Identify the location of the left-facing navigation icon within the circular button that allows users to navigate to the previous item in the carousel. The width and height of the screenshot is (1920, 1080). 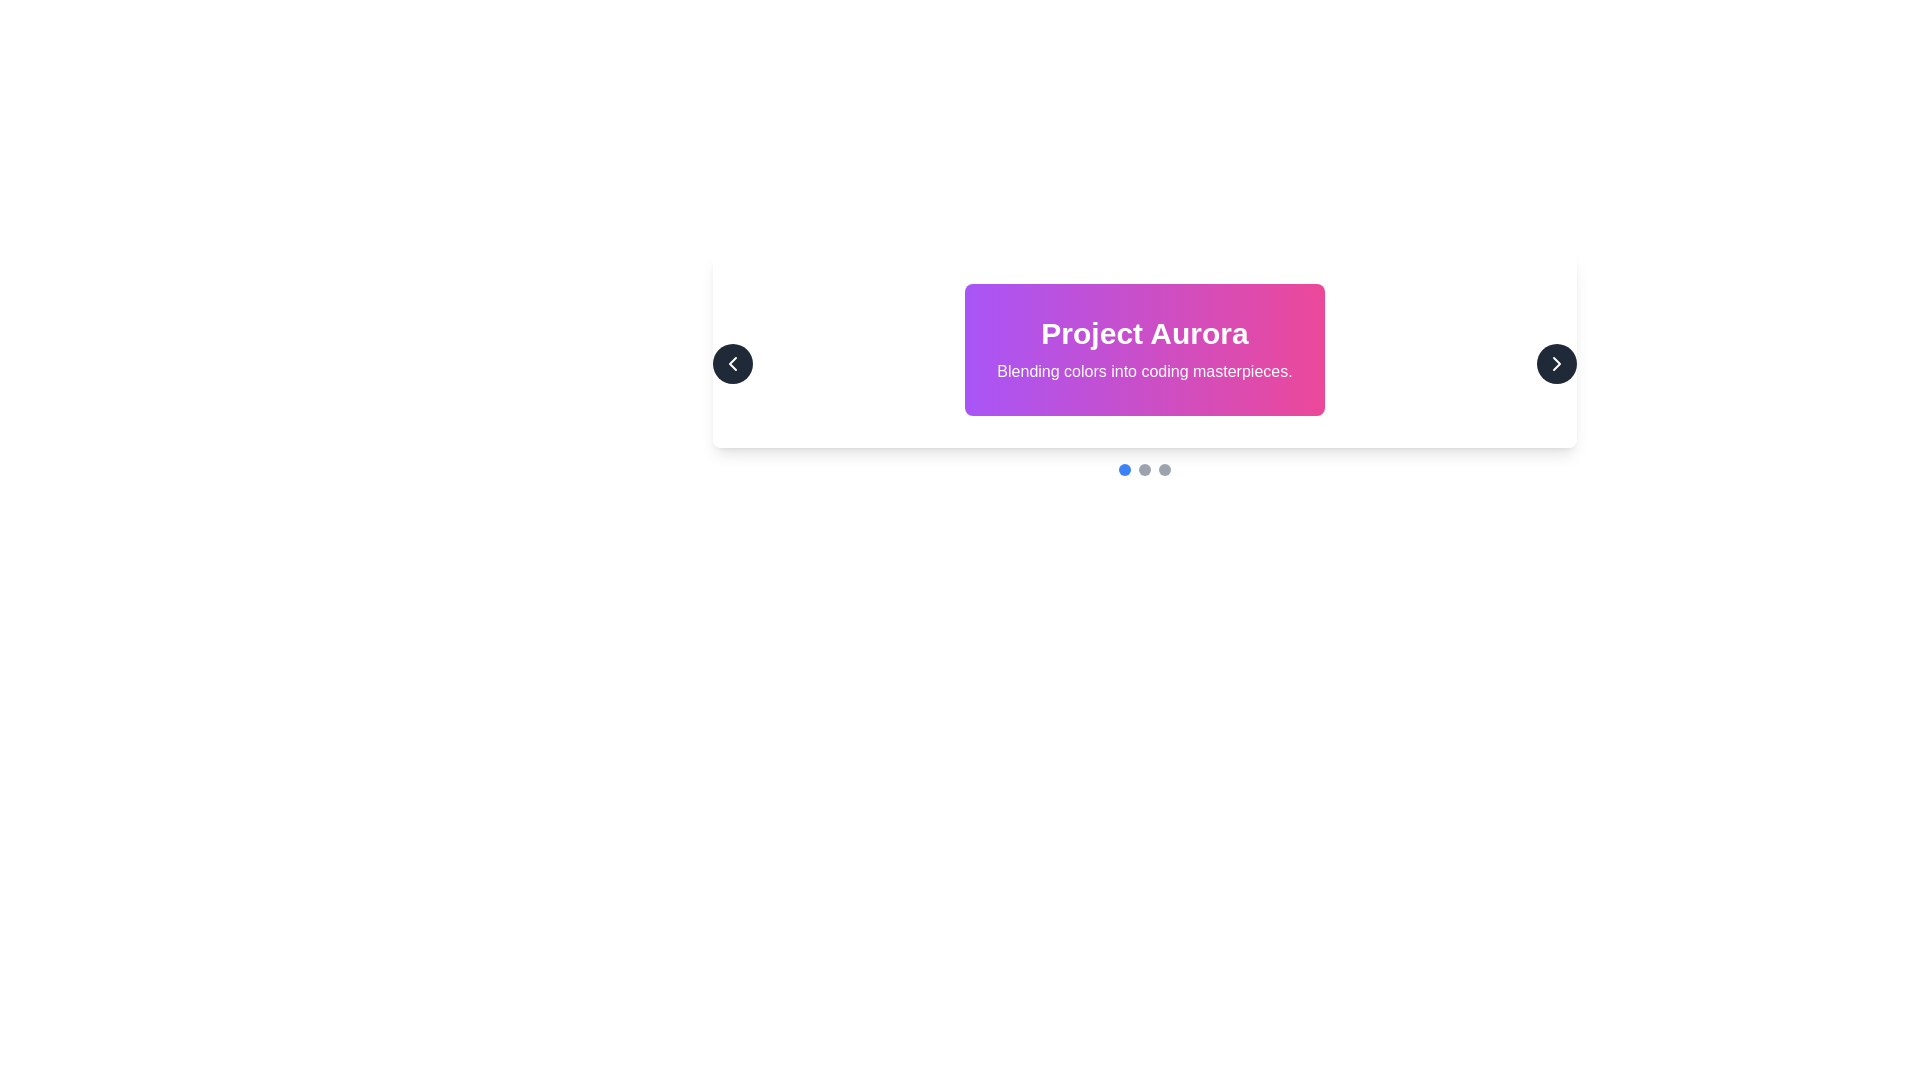
(732, 363).